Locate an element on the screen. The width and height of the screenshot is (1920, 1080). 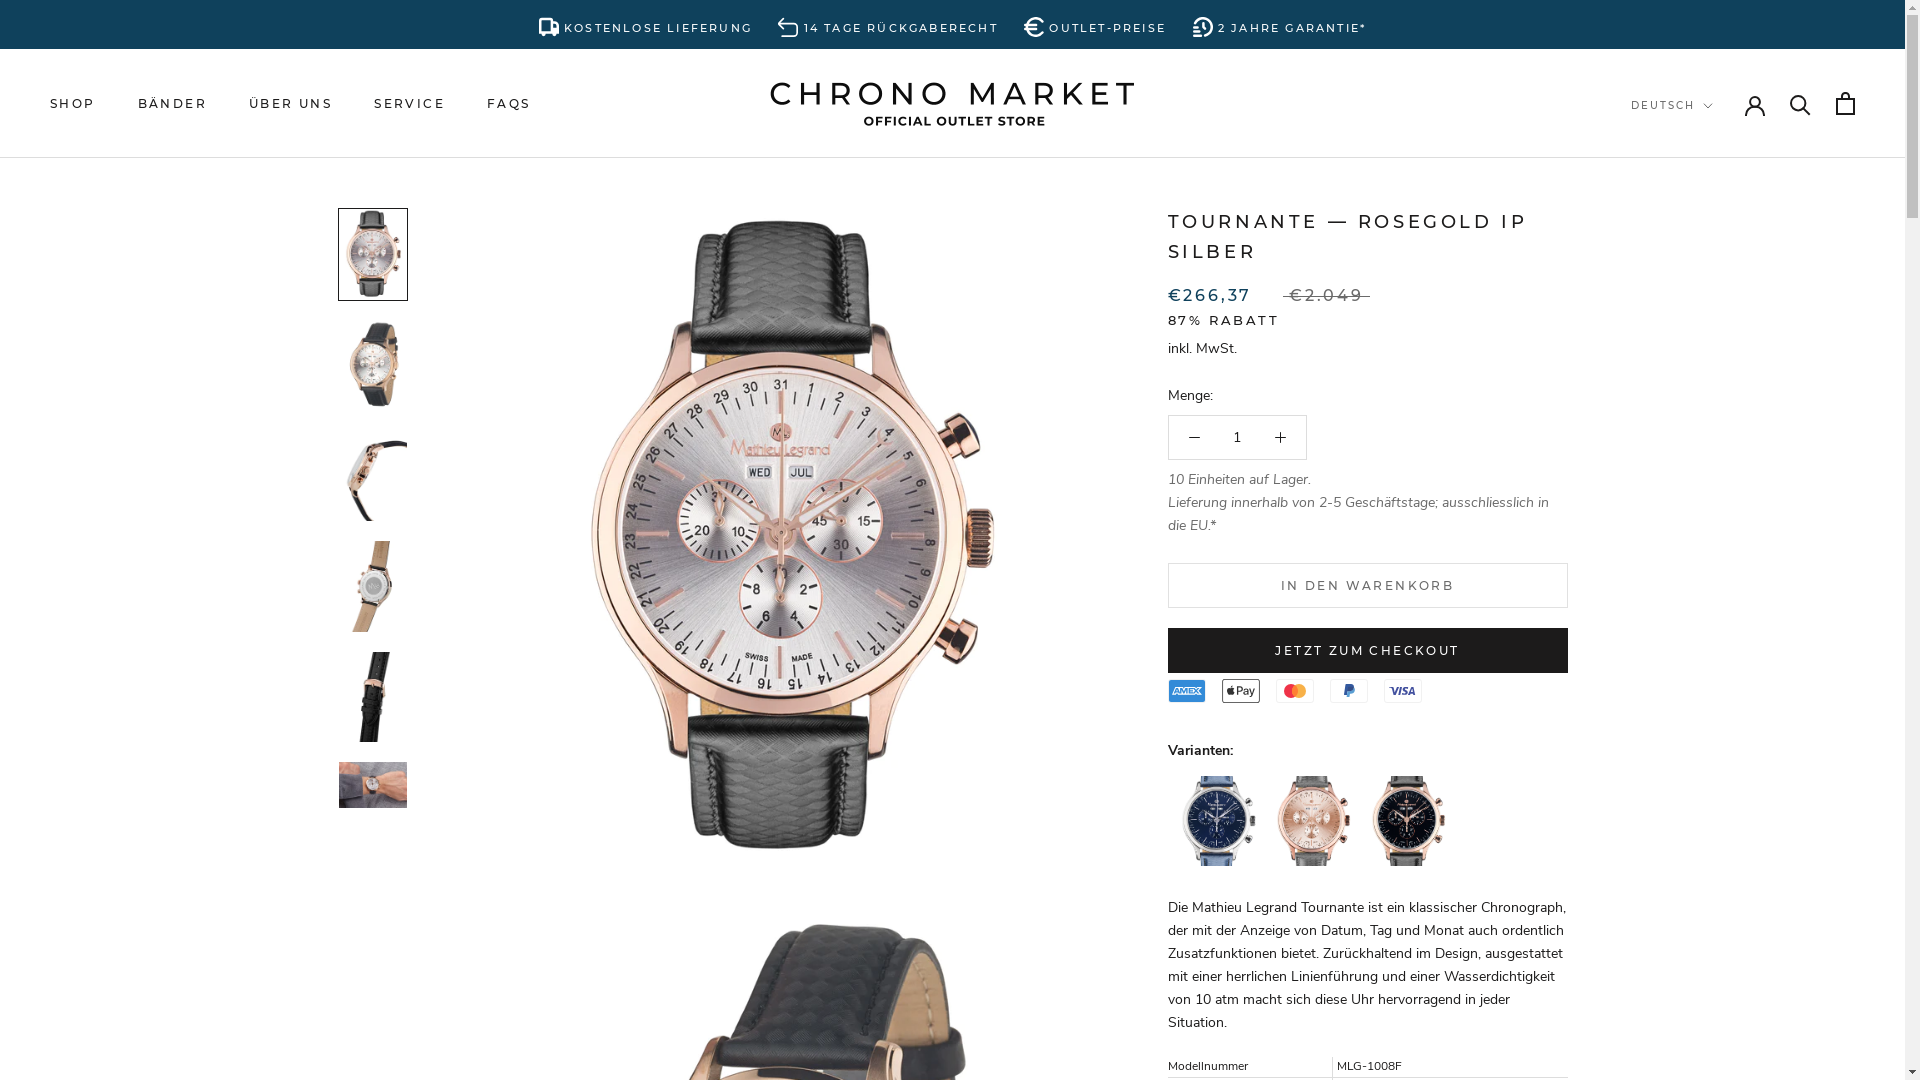
'OUTLET-PREISE' is located at coordinates (1093, 24).